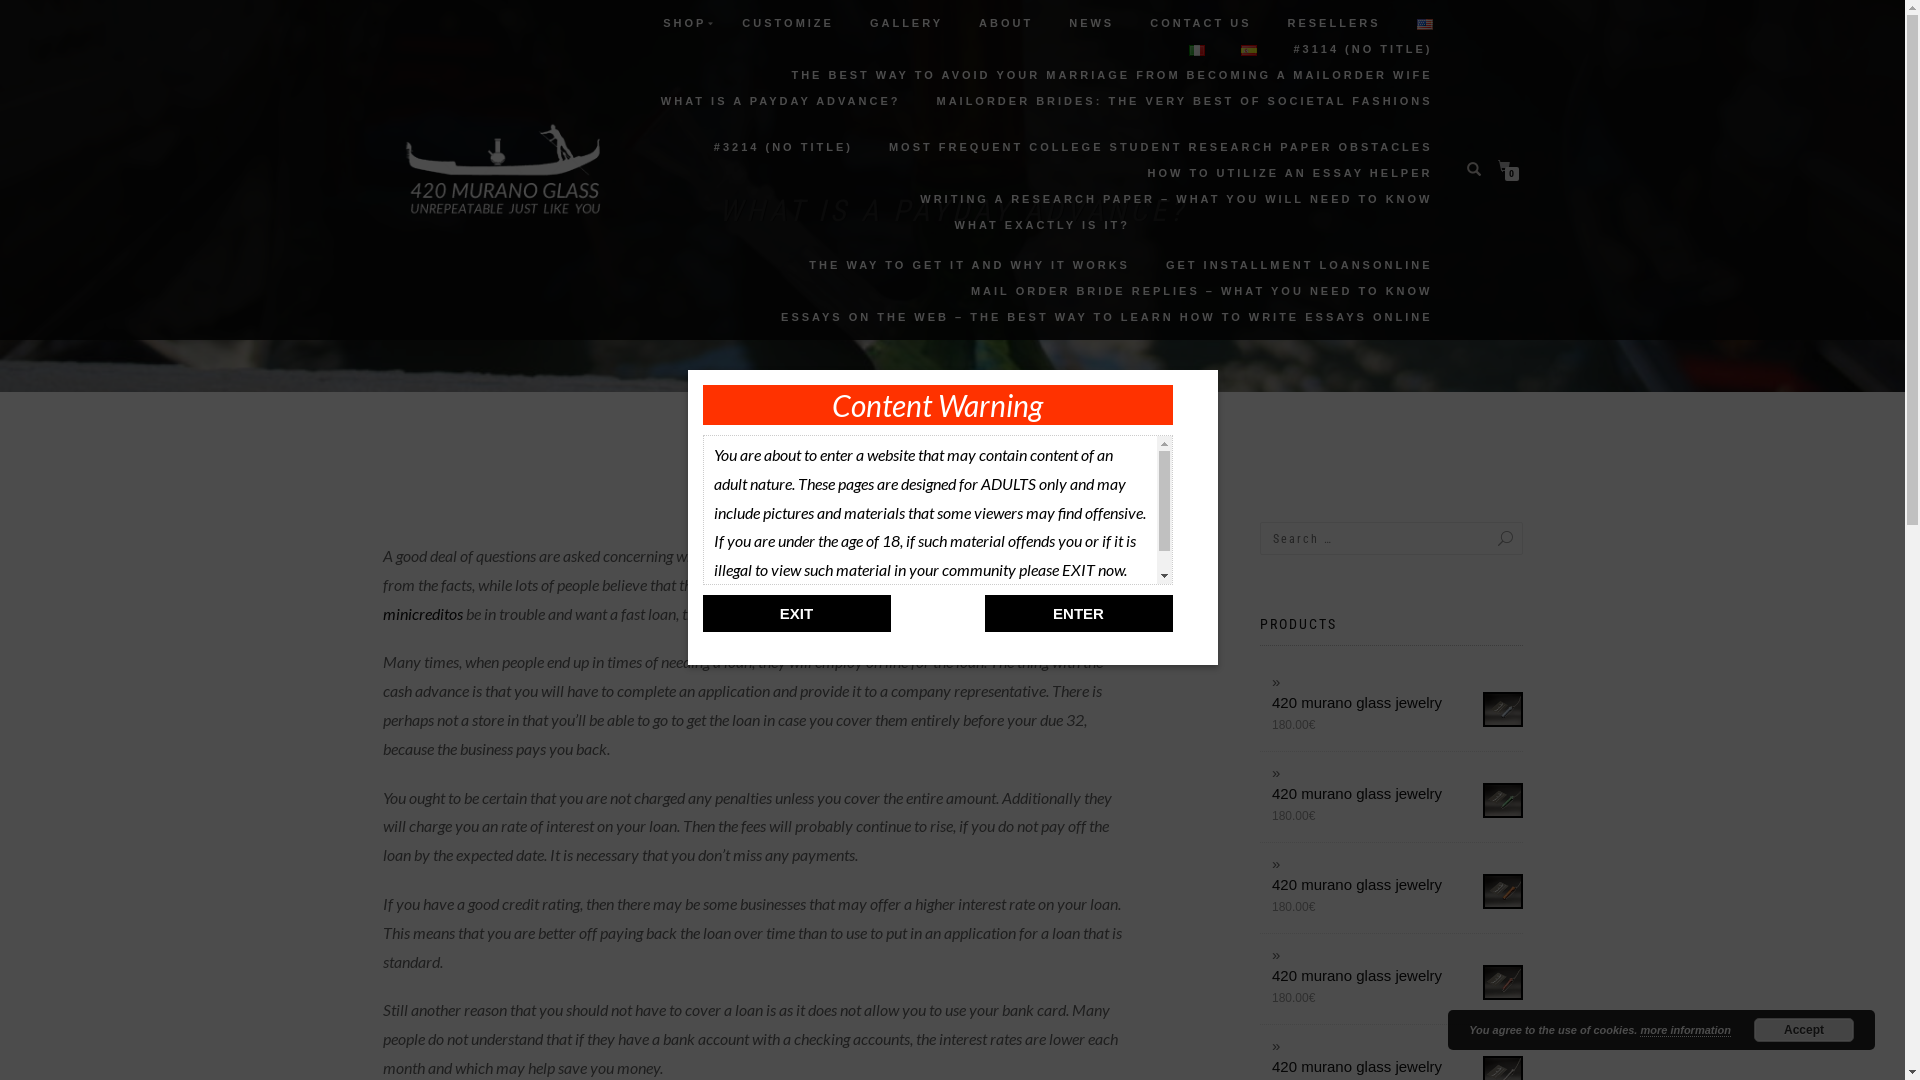  What do you see at coordinates (1396, 1065) in the screenshot?
I see `'420 murano glass jewelry'` at bounding box center [1396, 1065].